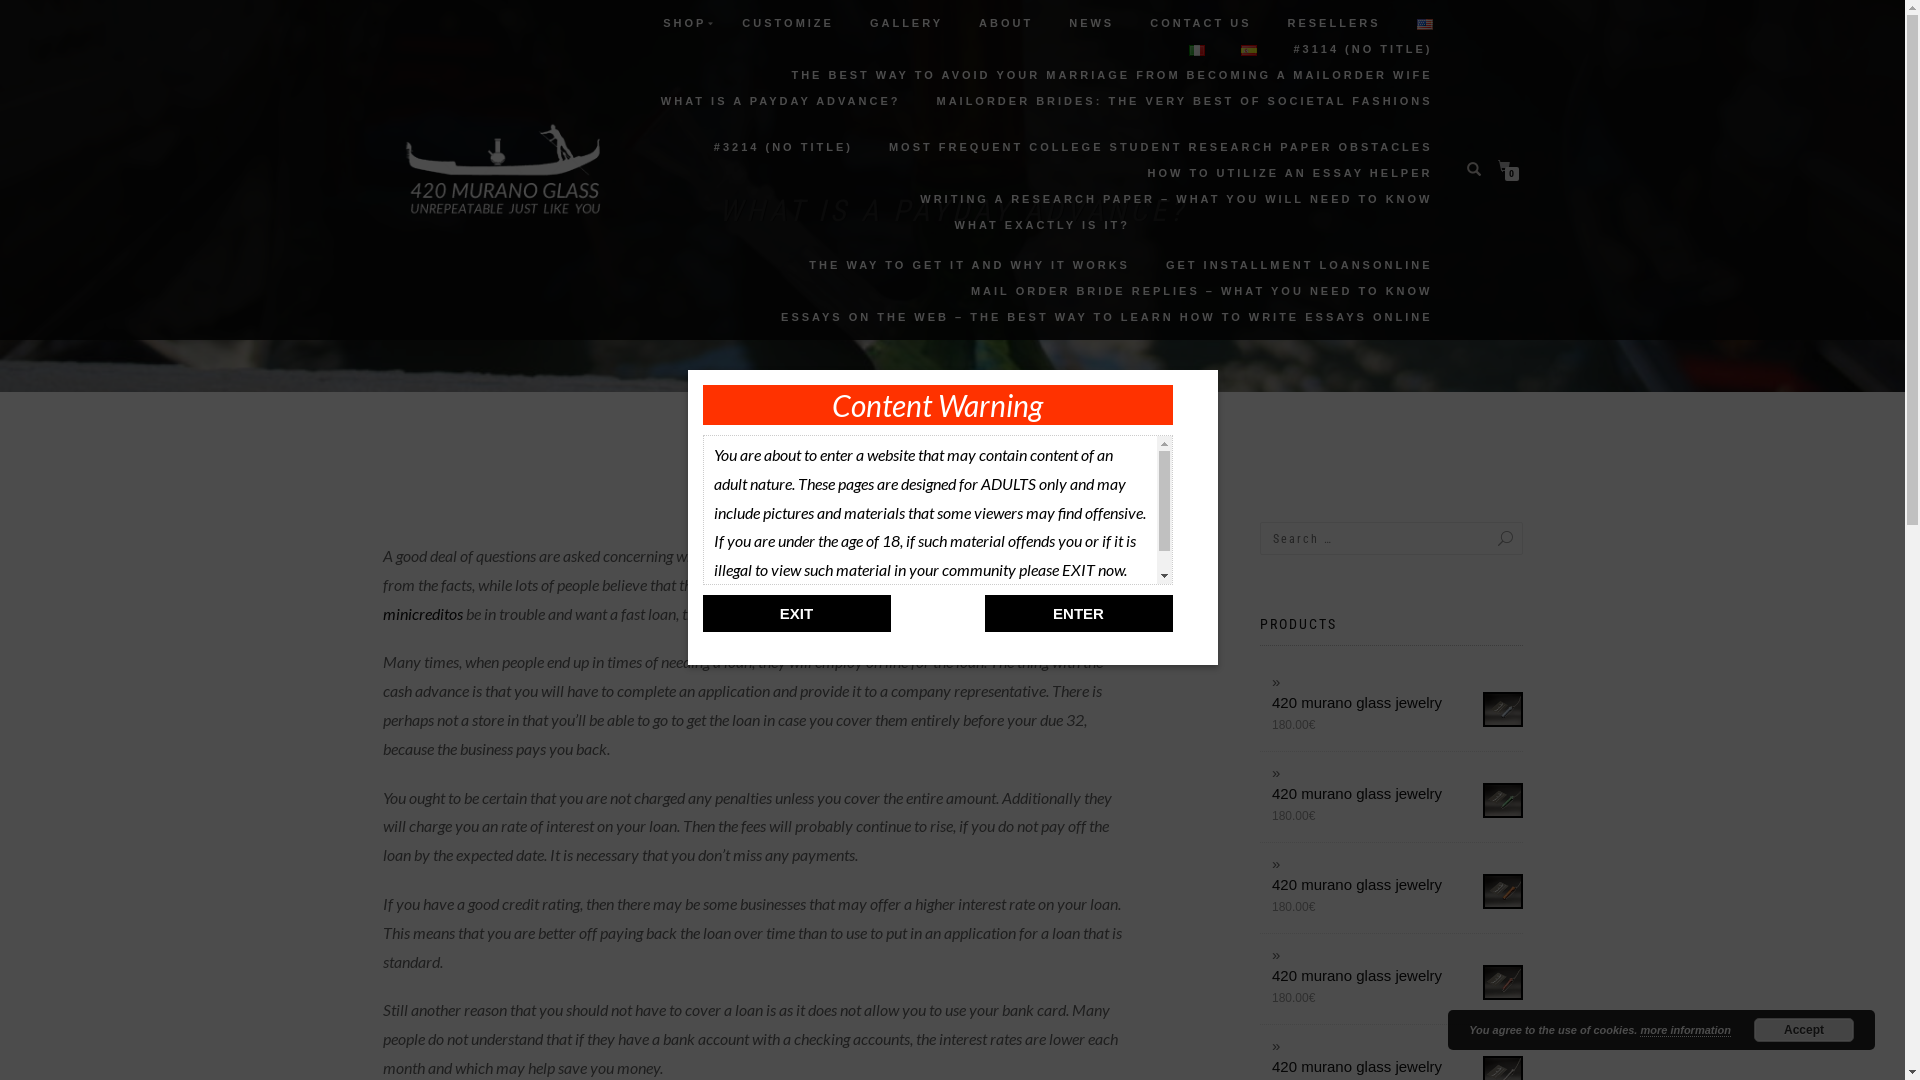  What do you see at coordinates (1396, 1065) in the screenshot?
I see `'420 murano glass jewelry'` at bounding box center [1396, 1065].